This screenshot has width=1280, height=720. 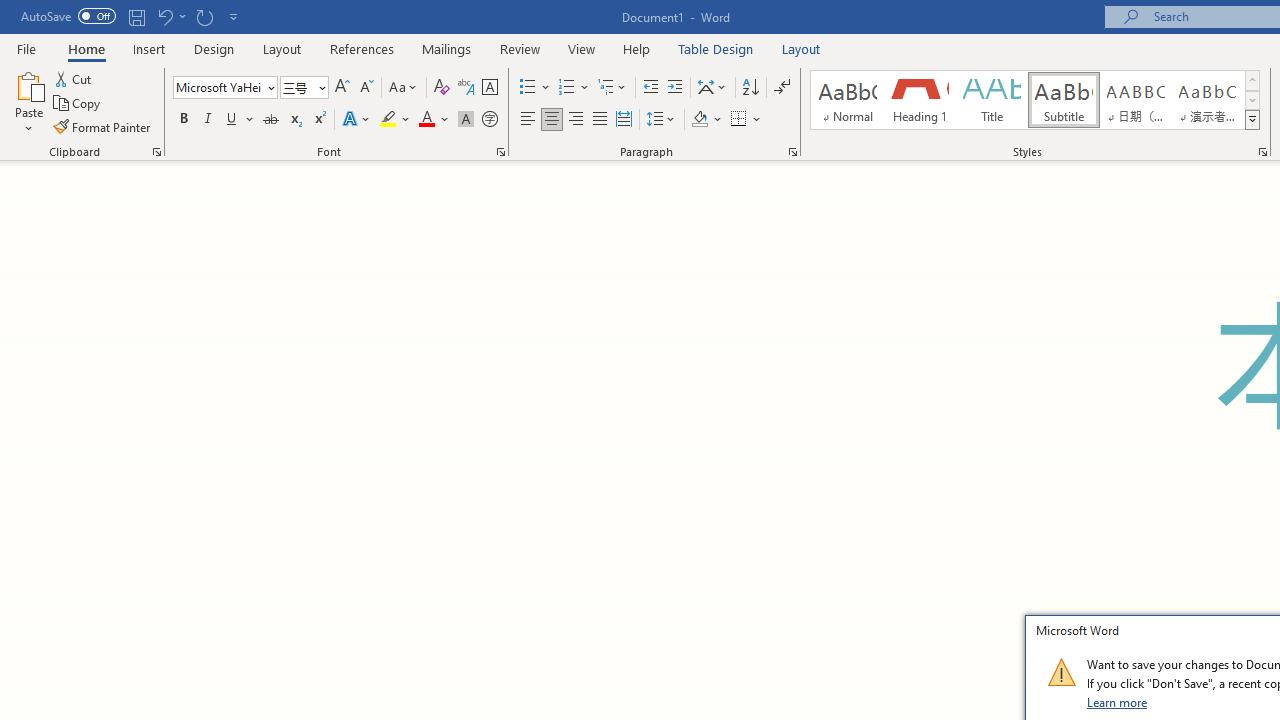 I want to click on 'Table Design', so click(x=716, y=48).